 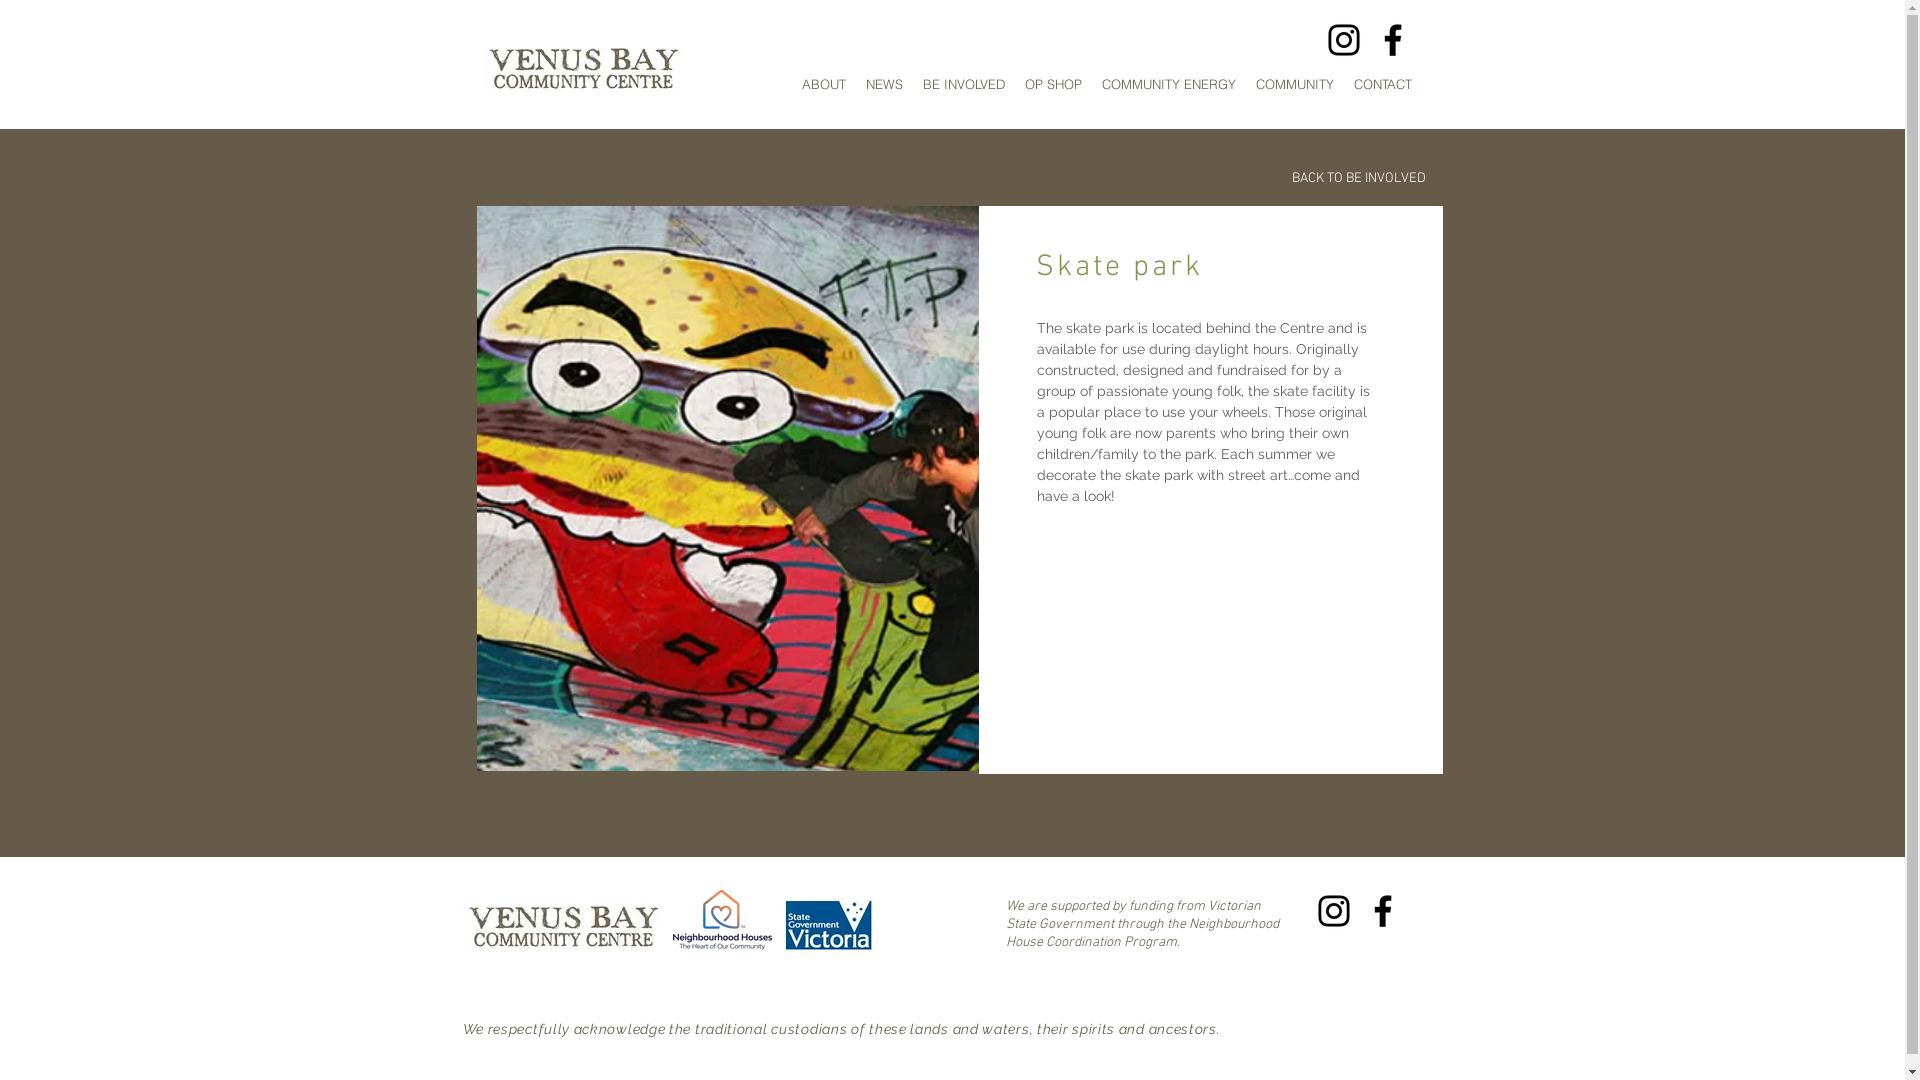 What do you see at coordinates (963, 83) in the screenshot?
I see `'BE INVOLVED'` at bounding box center [963, 83].